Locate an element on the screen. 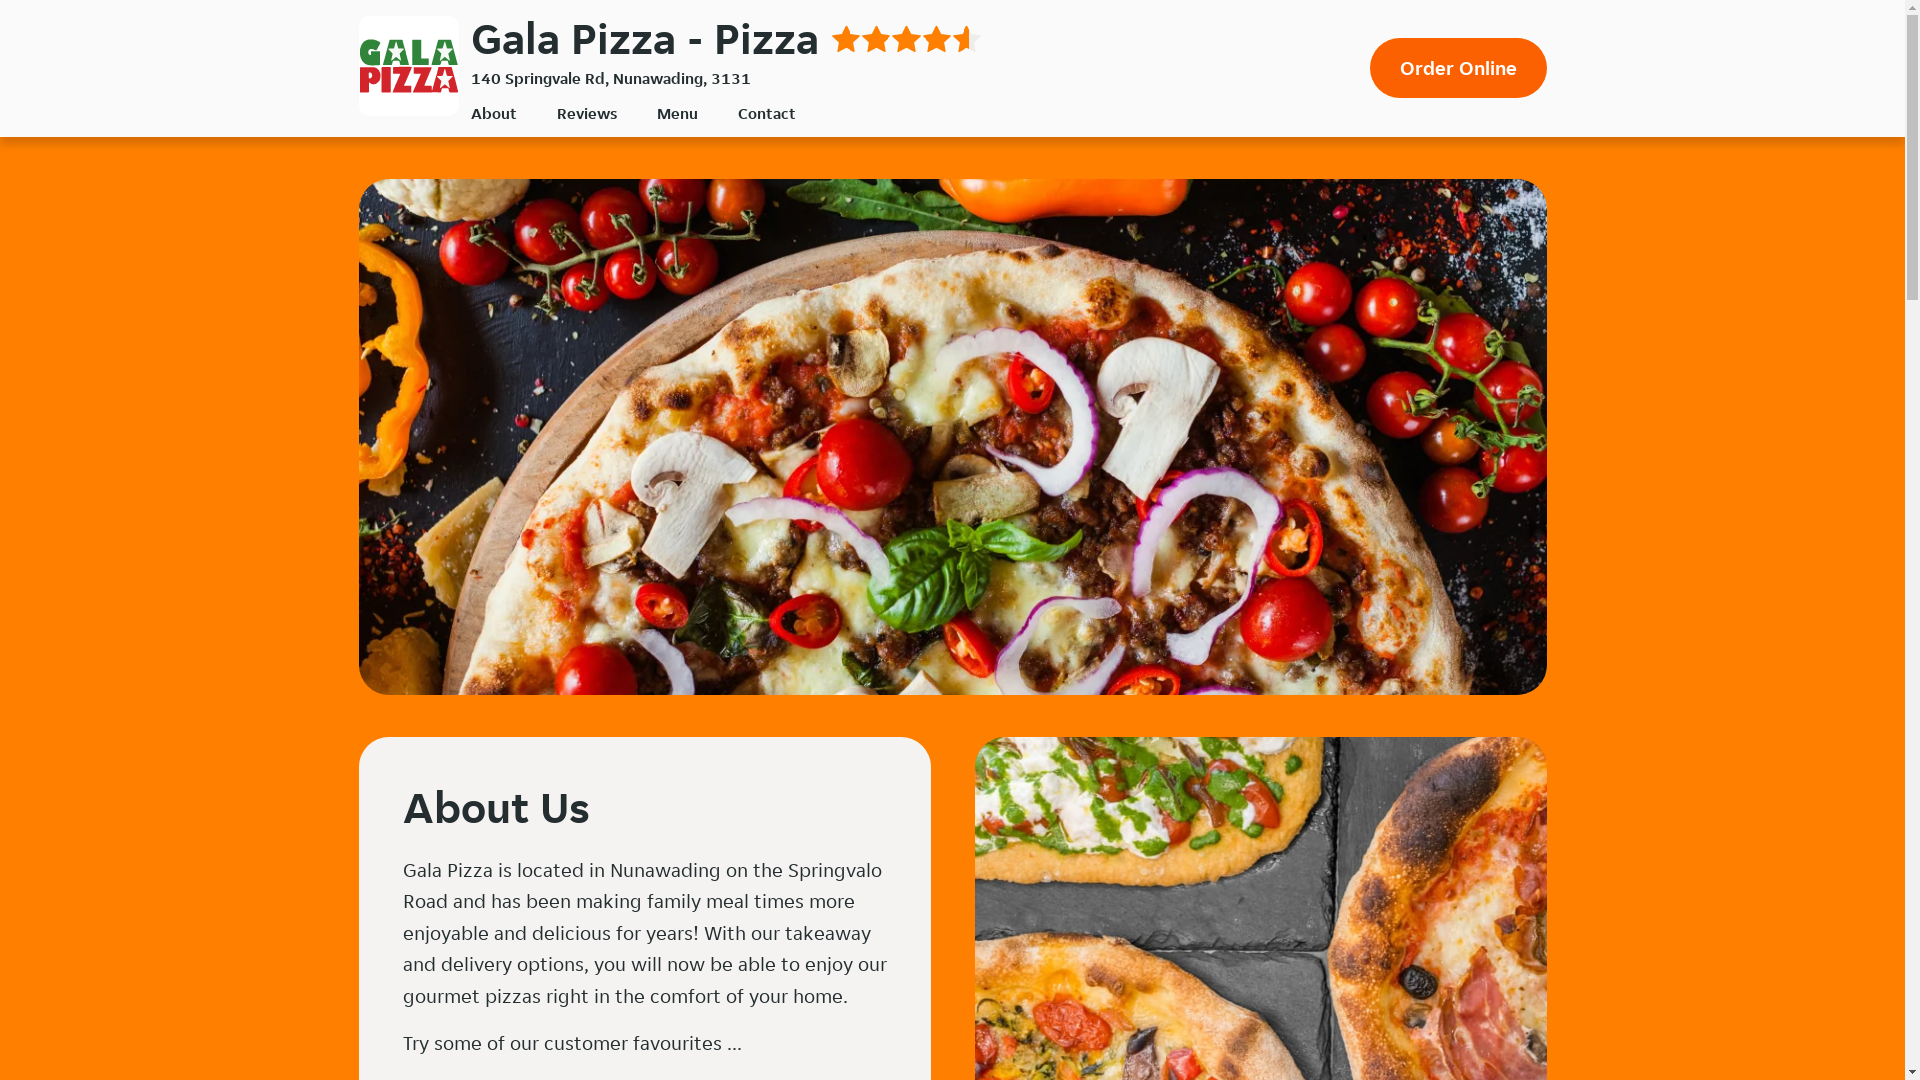 The image size is (1920, 1080). 'Gala Pizza' is located at coordinates (407, 64).